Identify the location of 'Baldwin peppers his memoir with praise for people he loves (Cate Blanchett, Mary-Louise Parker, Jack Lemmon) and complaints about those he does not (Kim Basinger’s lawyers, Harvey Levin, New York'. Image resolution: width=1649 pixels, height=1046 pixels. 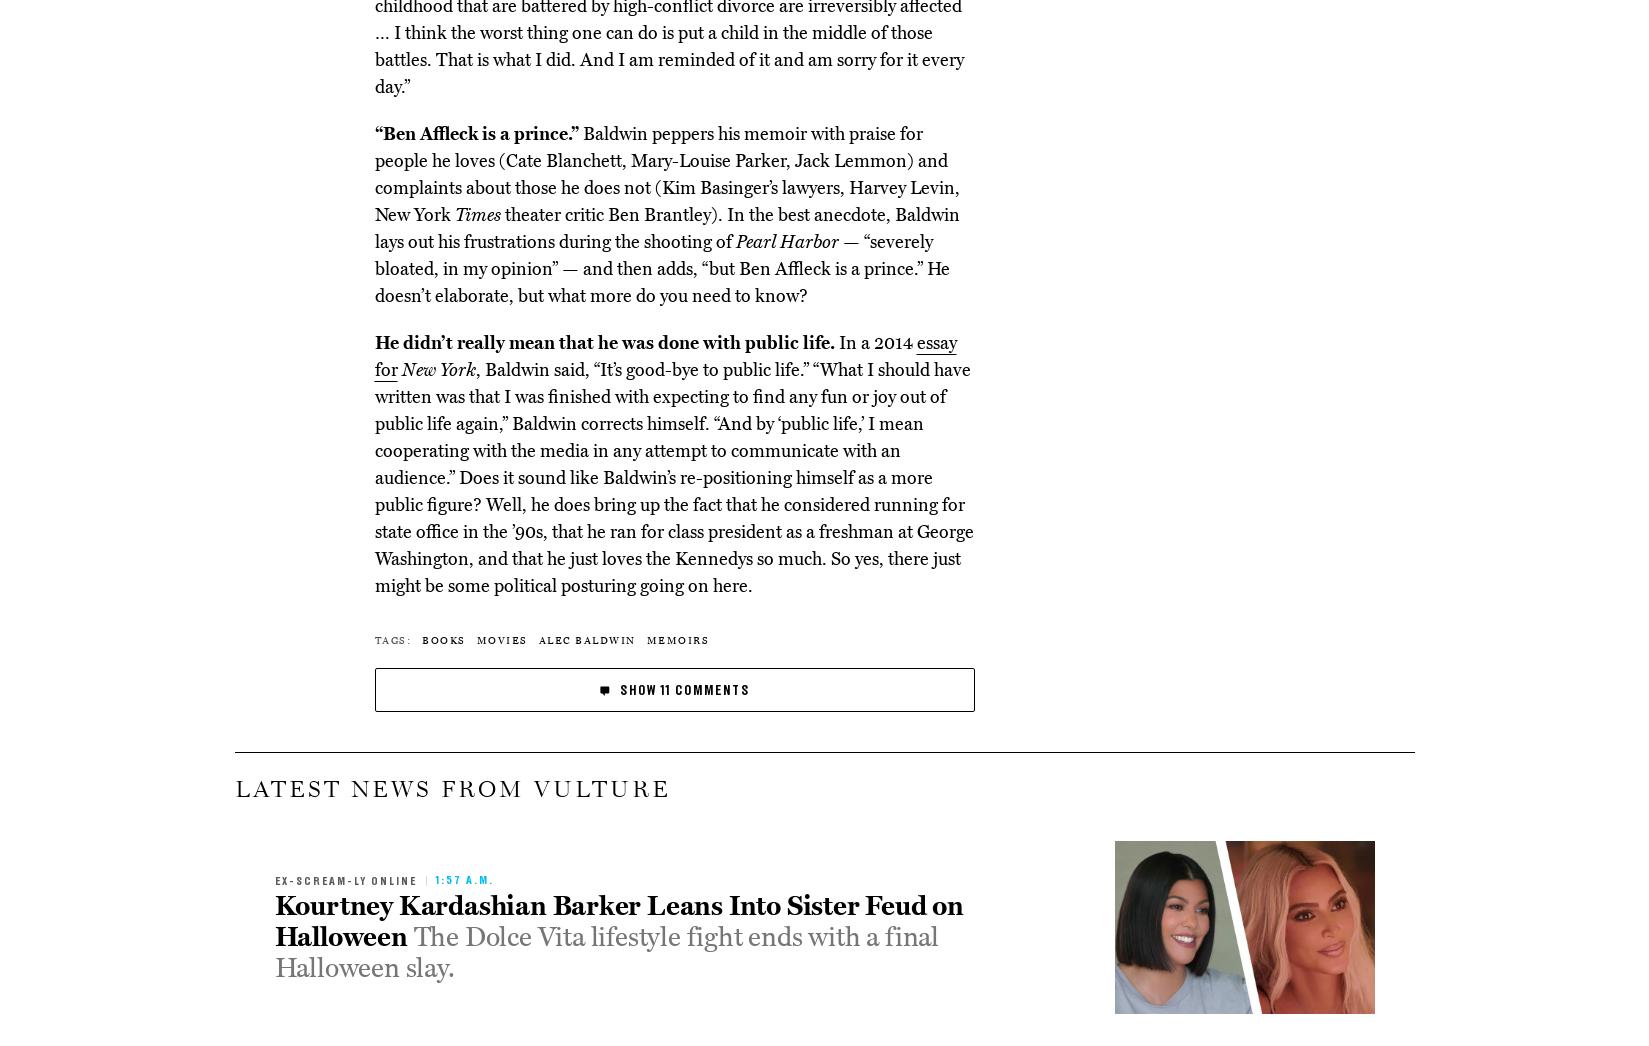
(666, 173).